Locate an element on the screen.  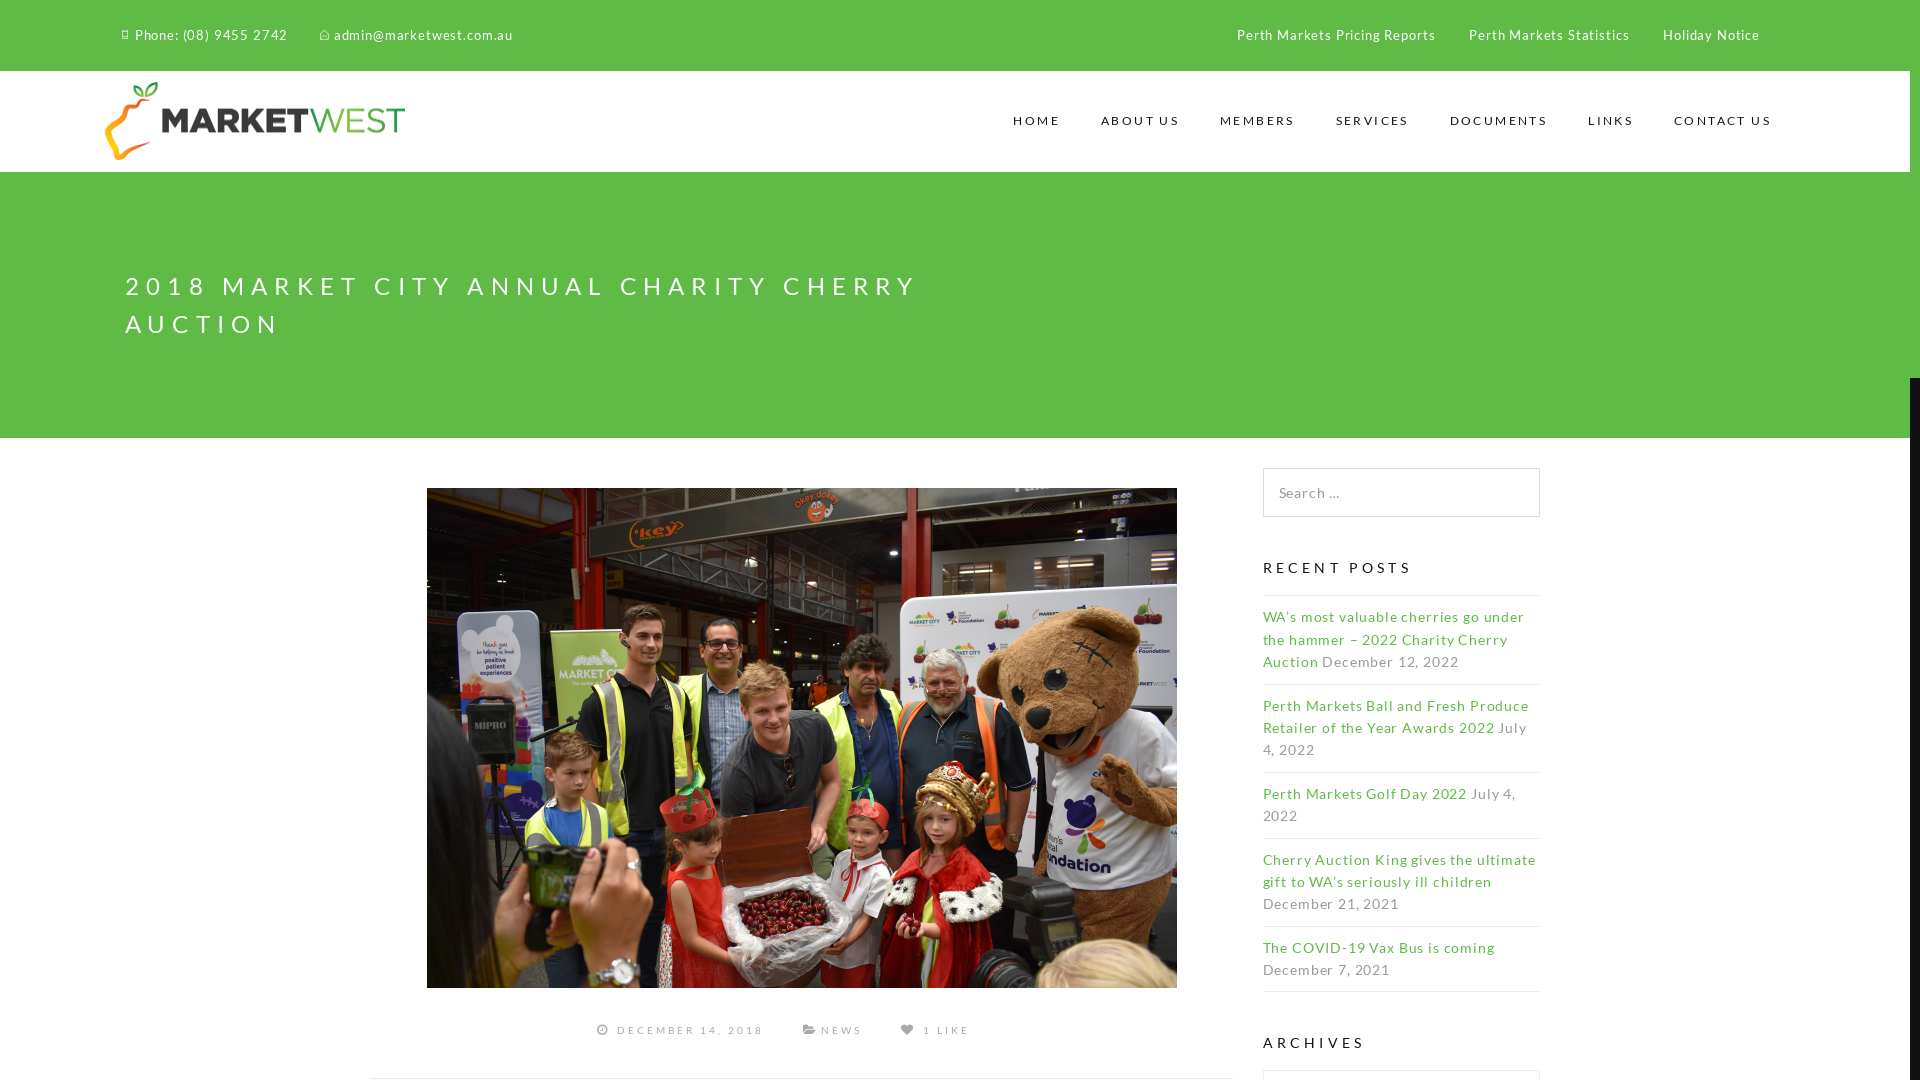
'MEMBERS' is located at coordinates (1256, 121).